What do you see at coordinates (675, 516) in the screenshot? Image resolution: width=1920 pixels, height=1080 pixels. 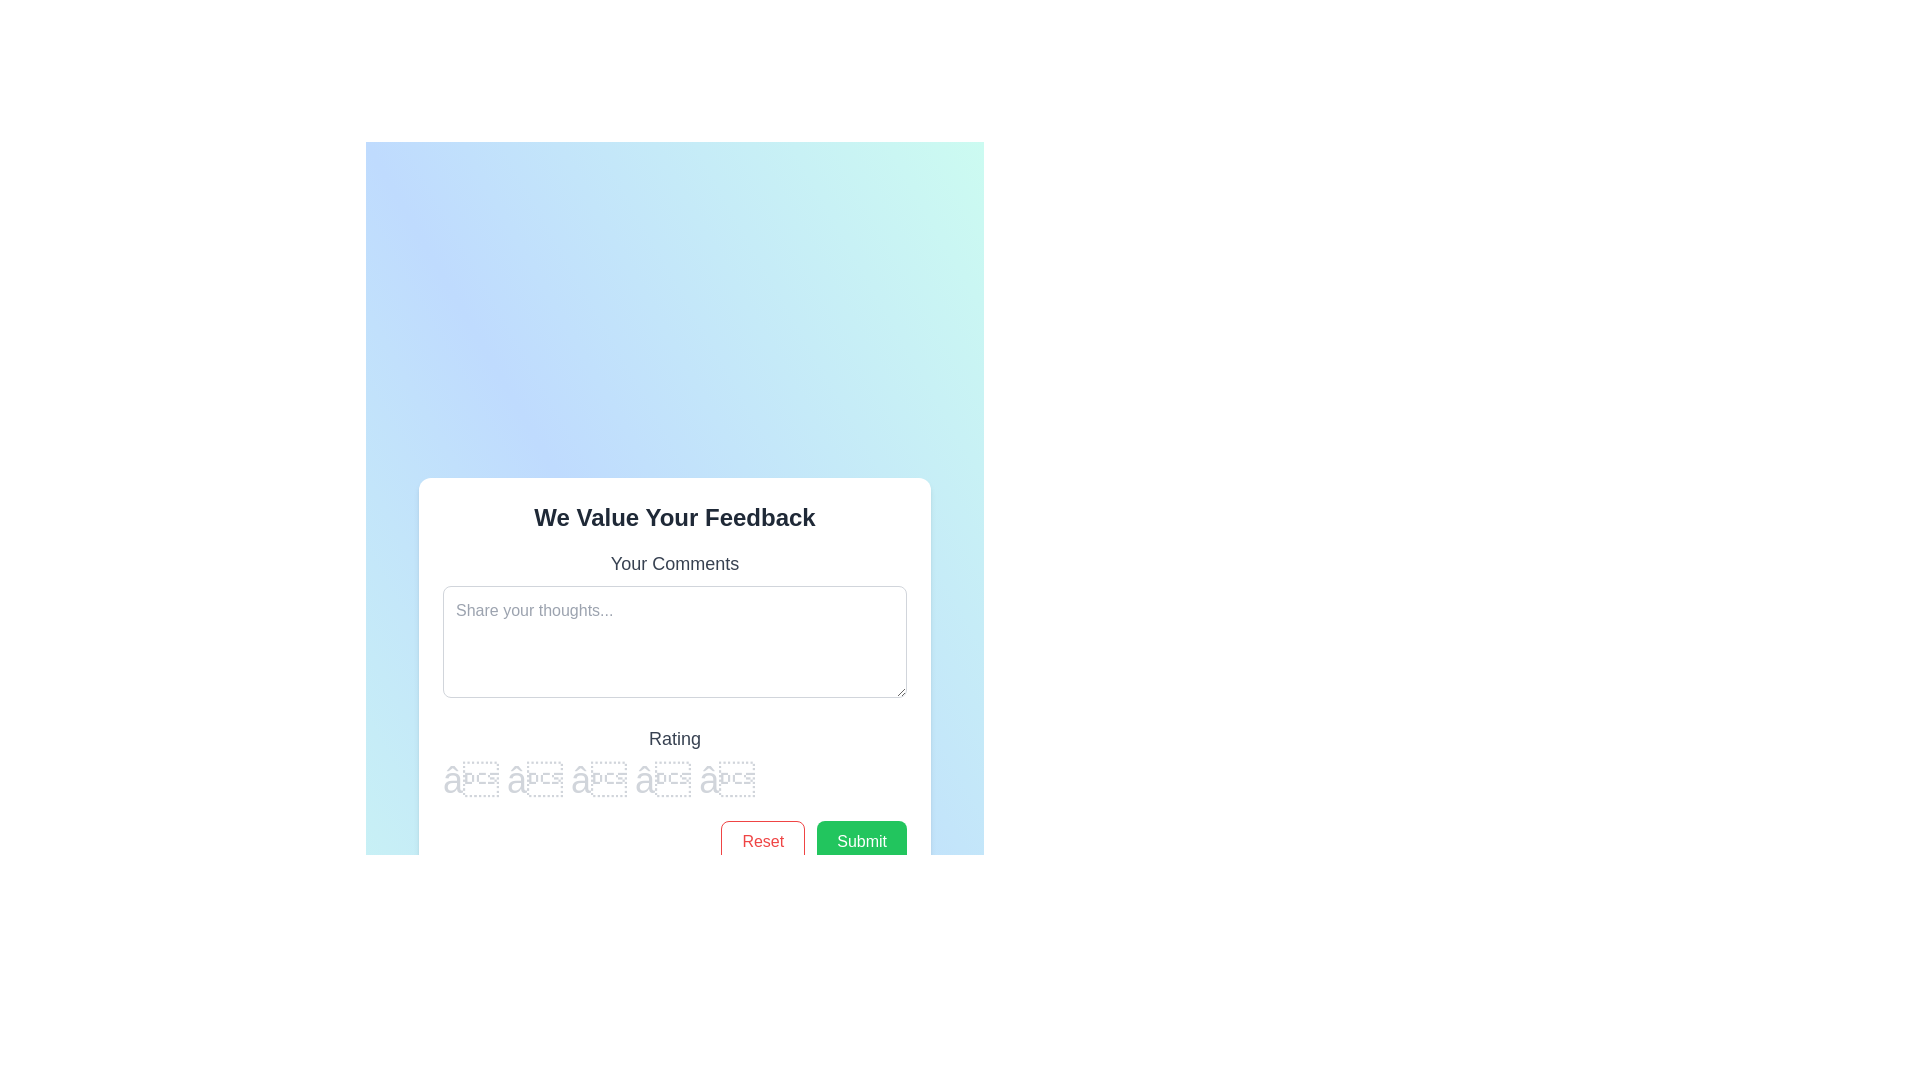 I see `the title text 'We Value Your Feedback' displayed in bold, large font at the top of the feedback form` at bounding box center [675, 516].